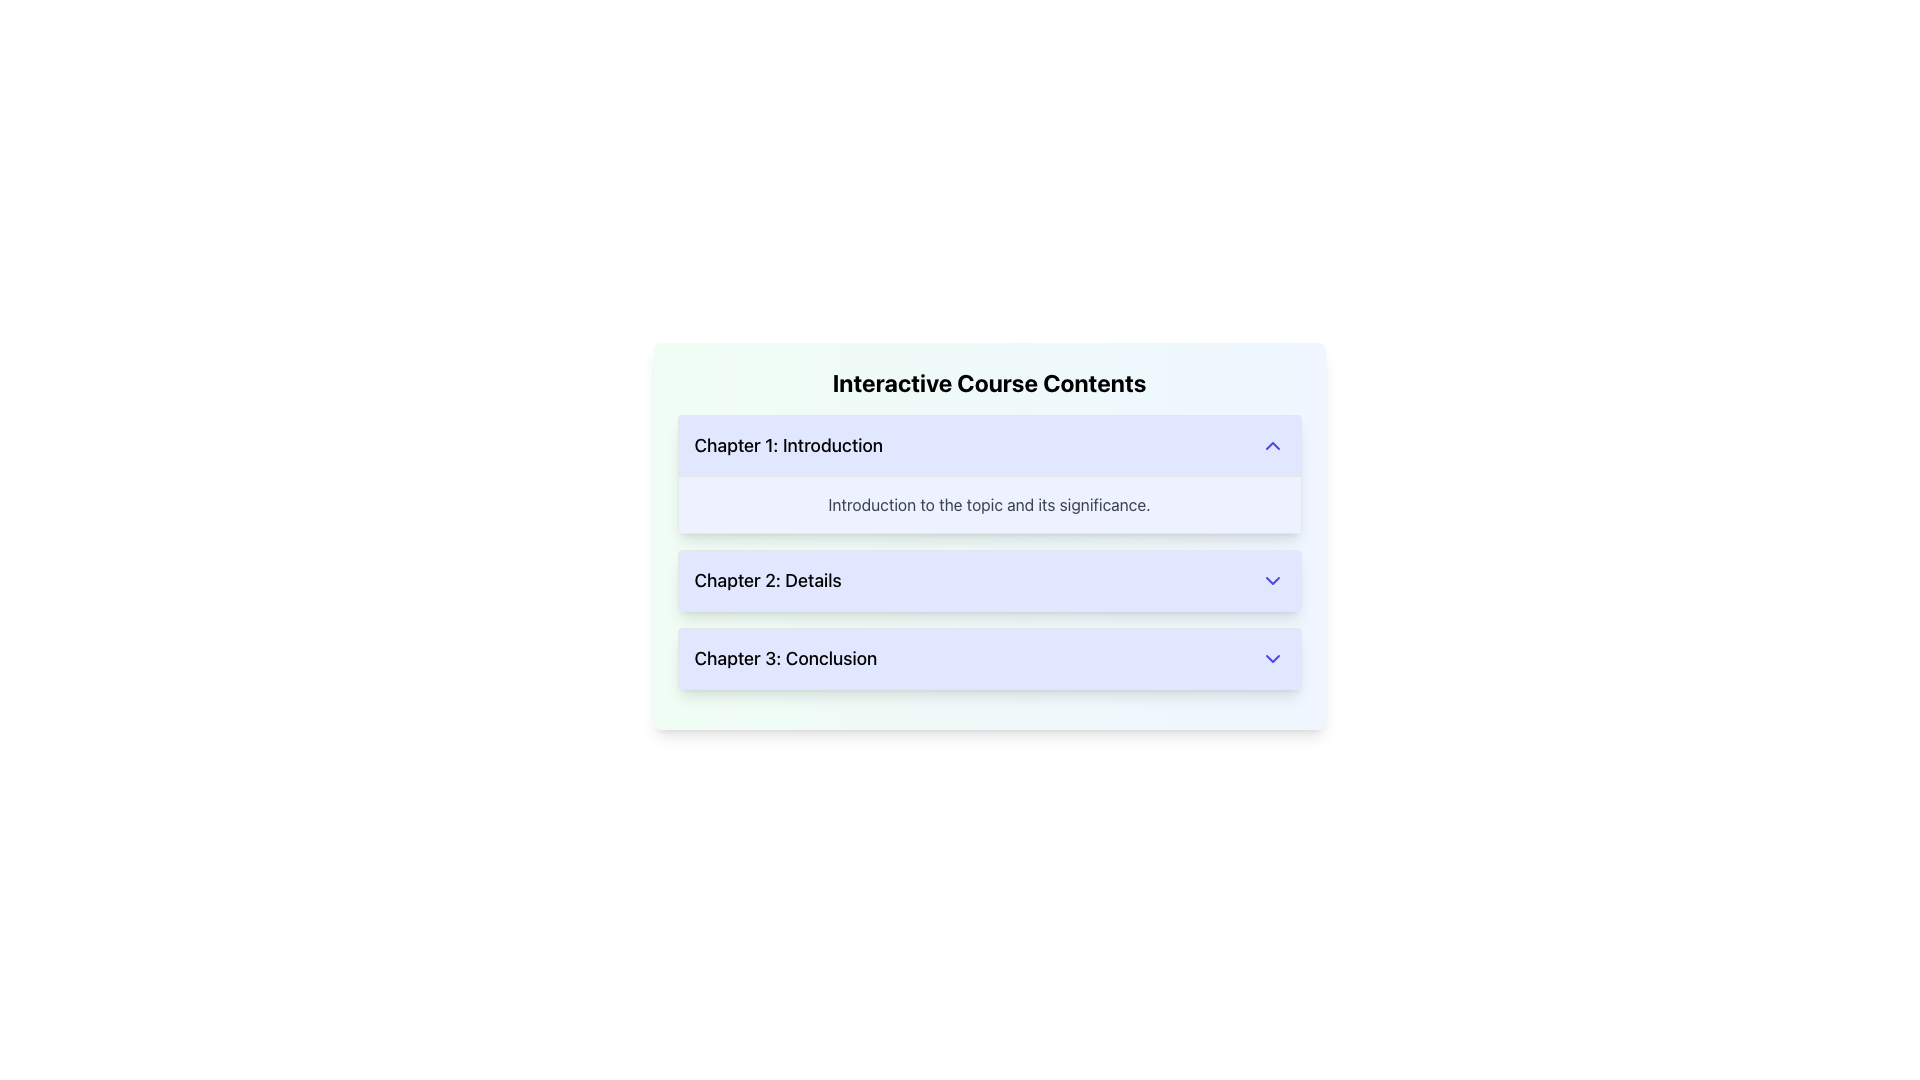 This screenshot has width=1920, height=1080. I want to click on title of the chapter displayed in the text label 'Chapter 1: Introduction', which is prominently styled and located at the top of a collapsible list item, so click(787, 445).